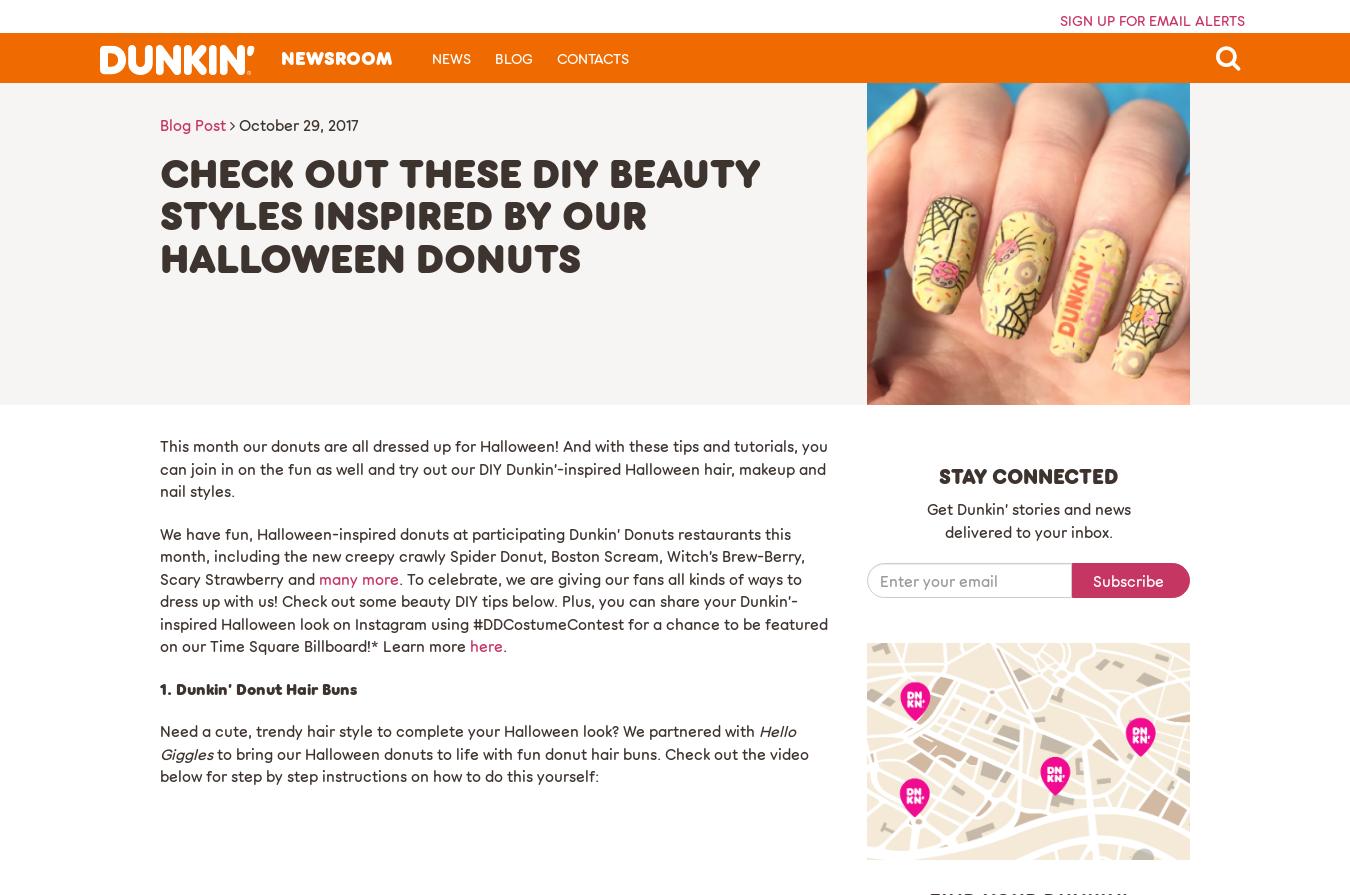 The height and width of the screenshot is (895, 1350). Describe the element at coordinates (483, 763) in the screenshot. I see `'to bring our Halloween donuts to life with fun donut hair buns. Check out the video below for step by step instructions on how to do this yourself:'` at that location.